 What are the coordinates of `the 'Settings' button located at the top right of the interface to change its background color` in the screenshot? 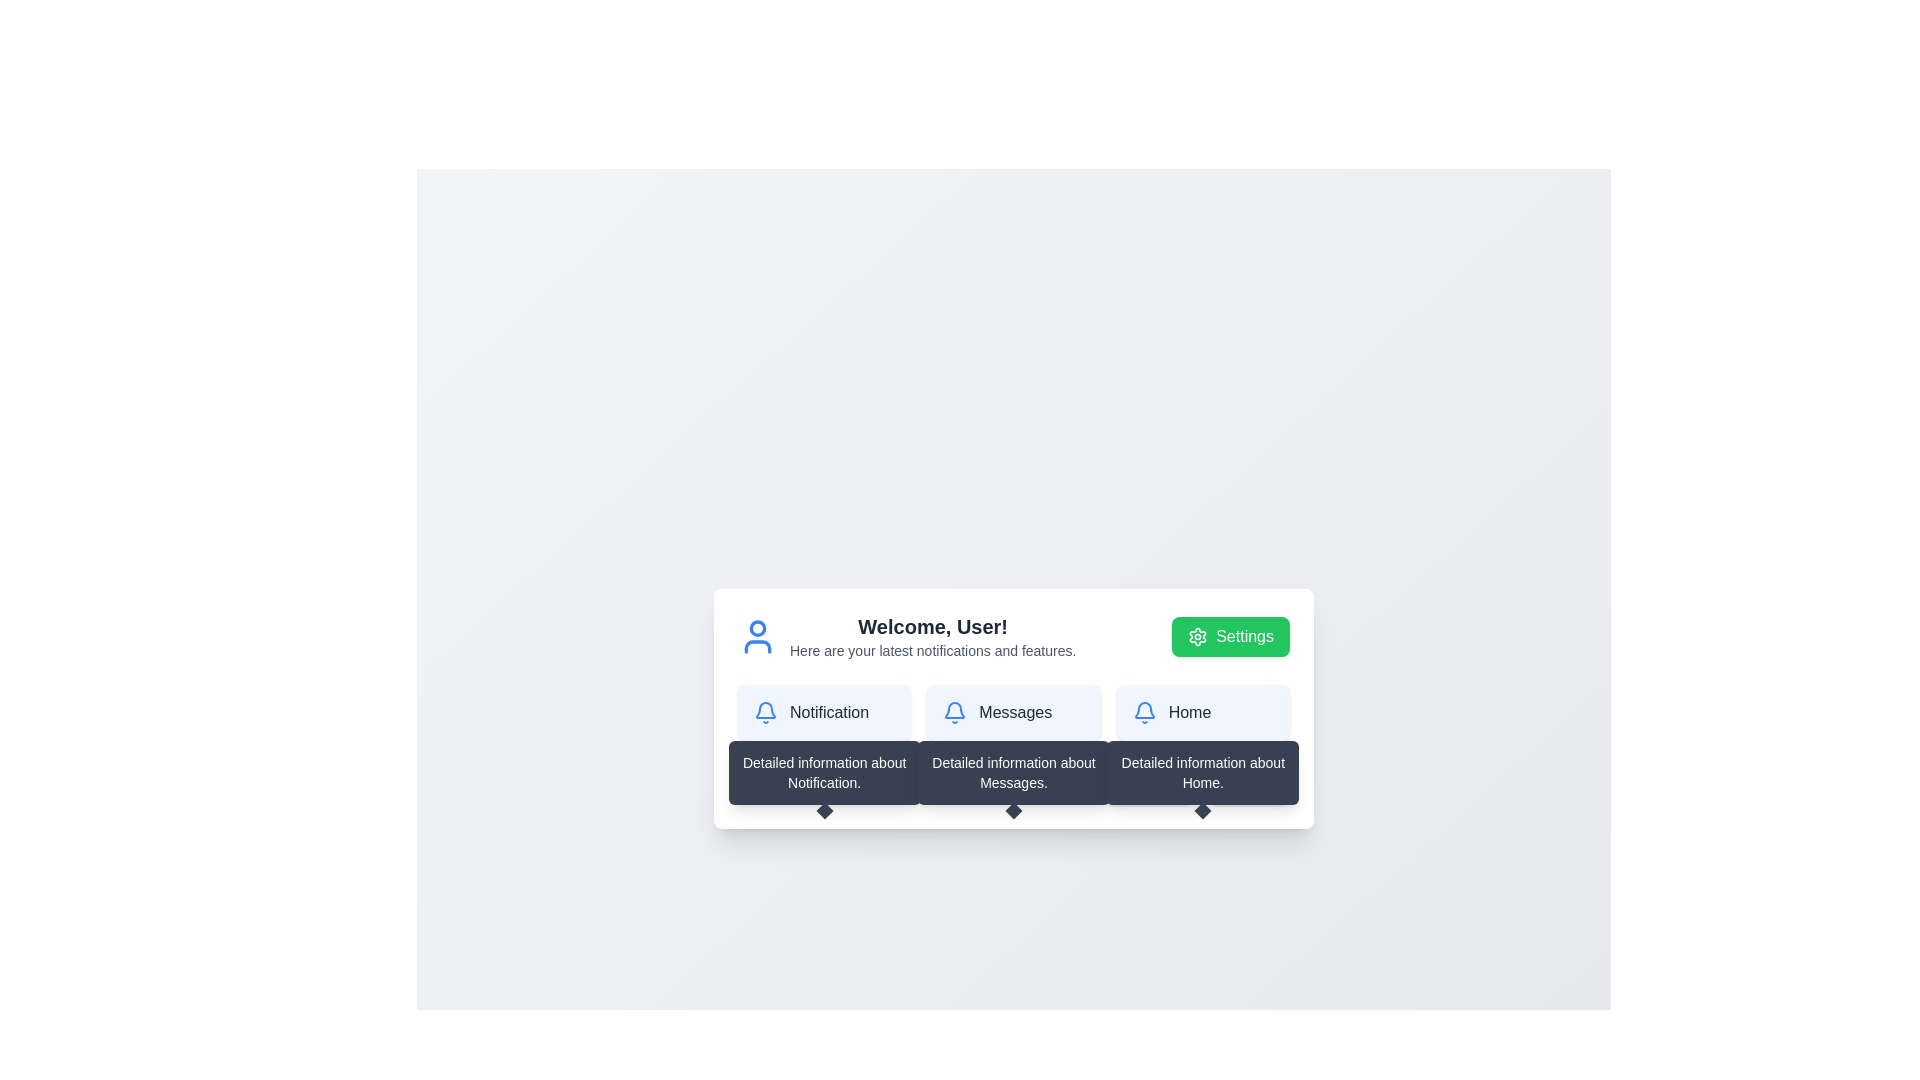 It's located at (1230, 636).